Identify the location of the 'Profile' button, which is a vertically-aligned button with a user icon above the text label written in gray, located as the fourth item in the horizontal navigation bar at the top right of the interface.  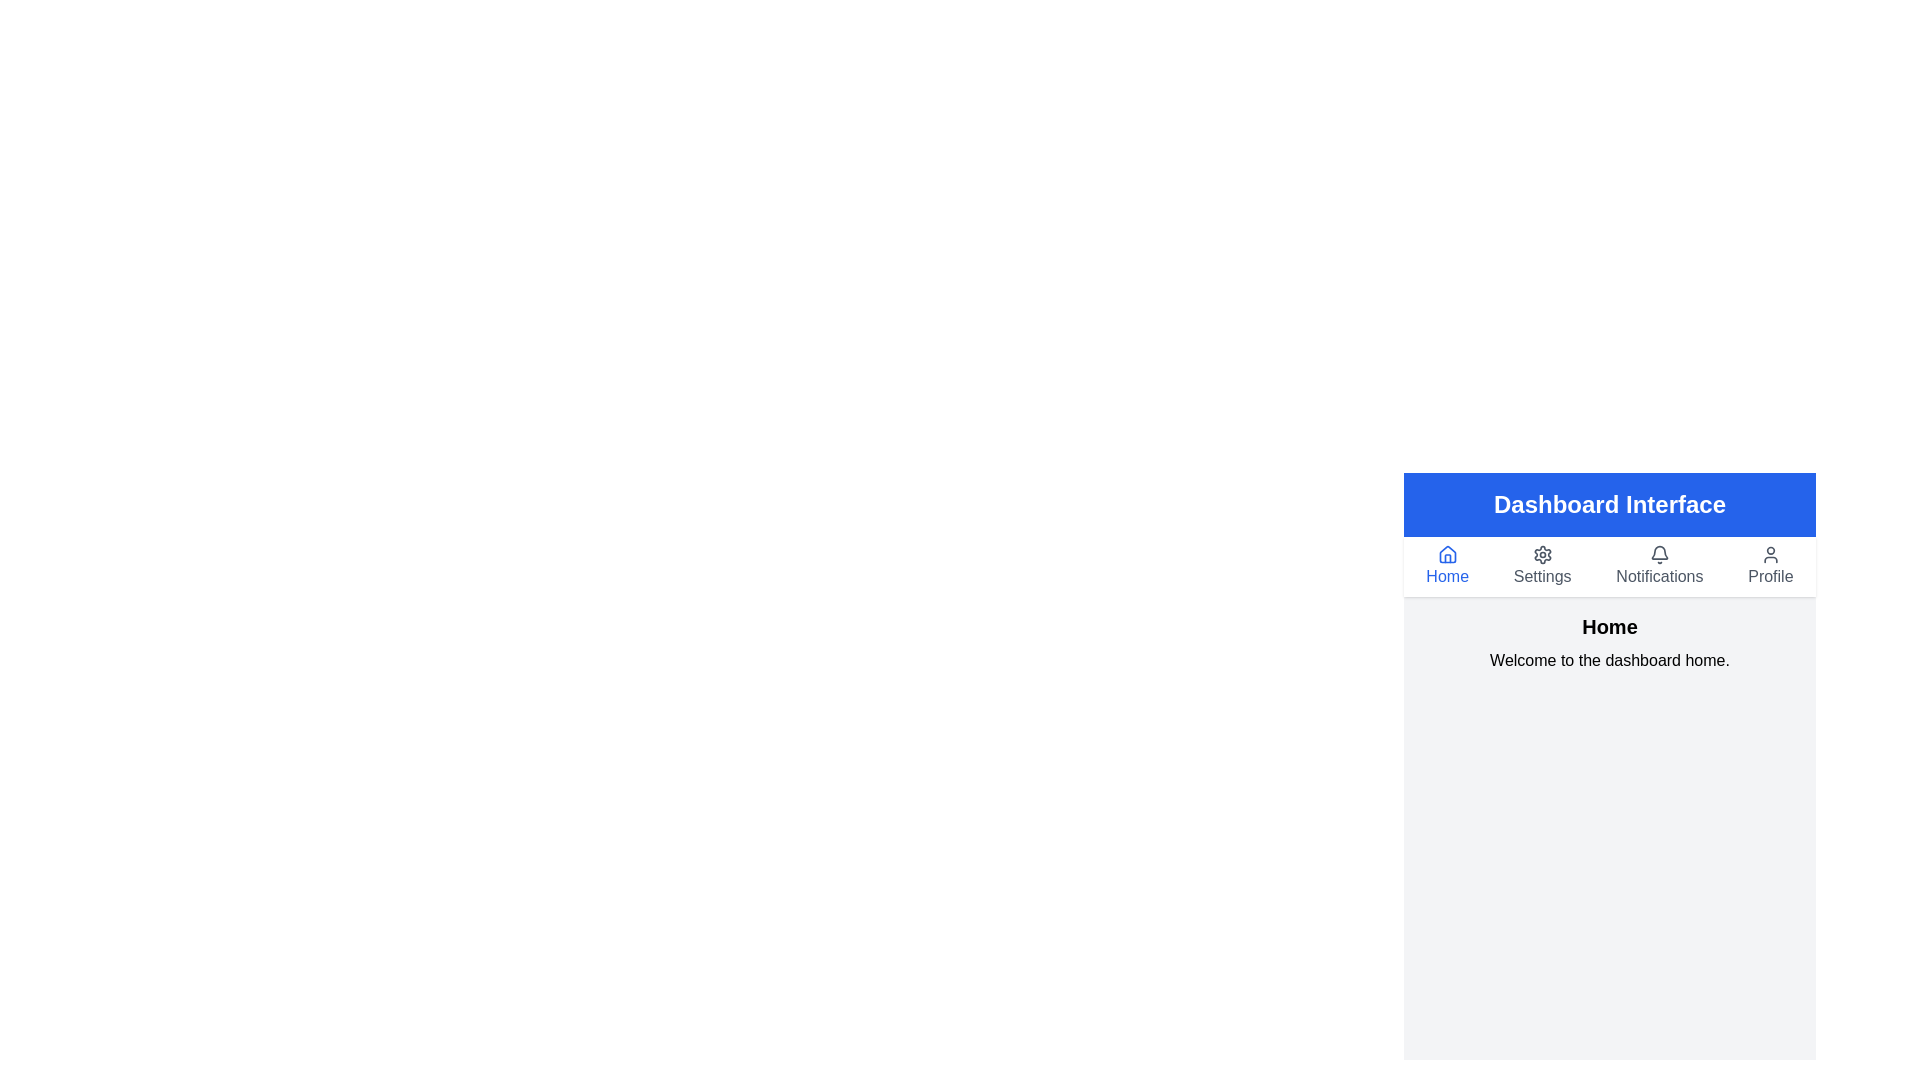
(1770, 567).